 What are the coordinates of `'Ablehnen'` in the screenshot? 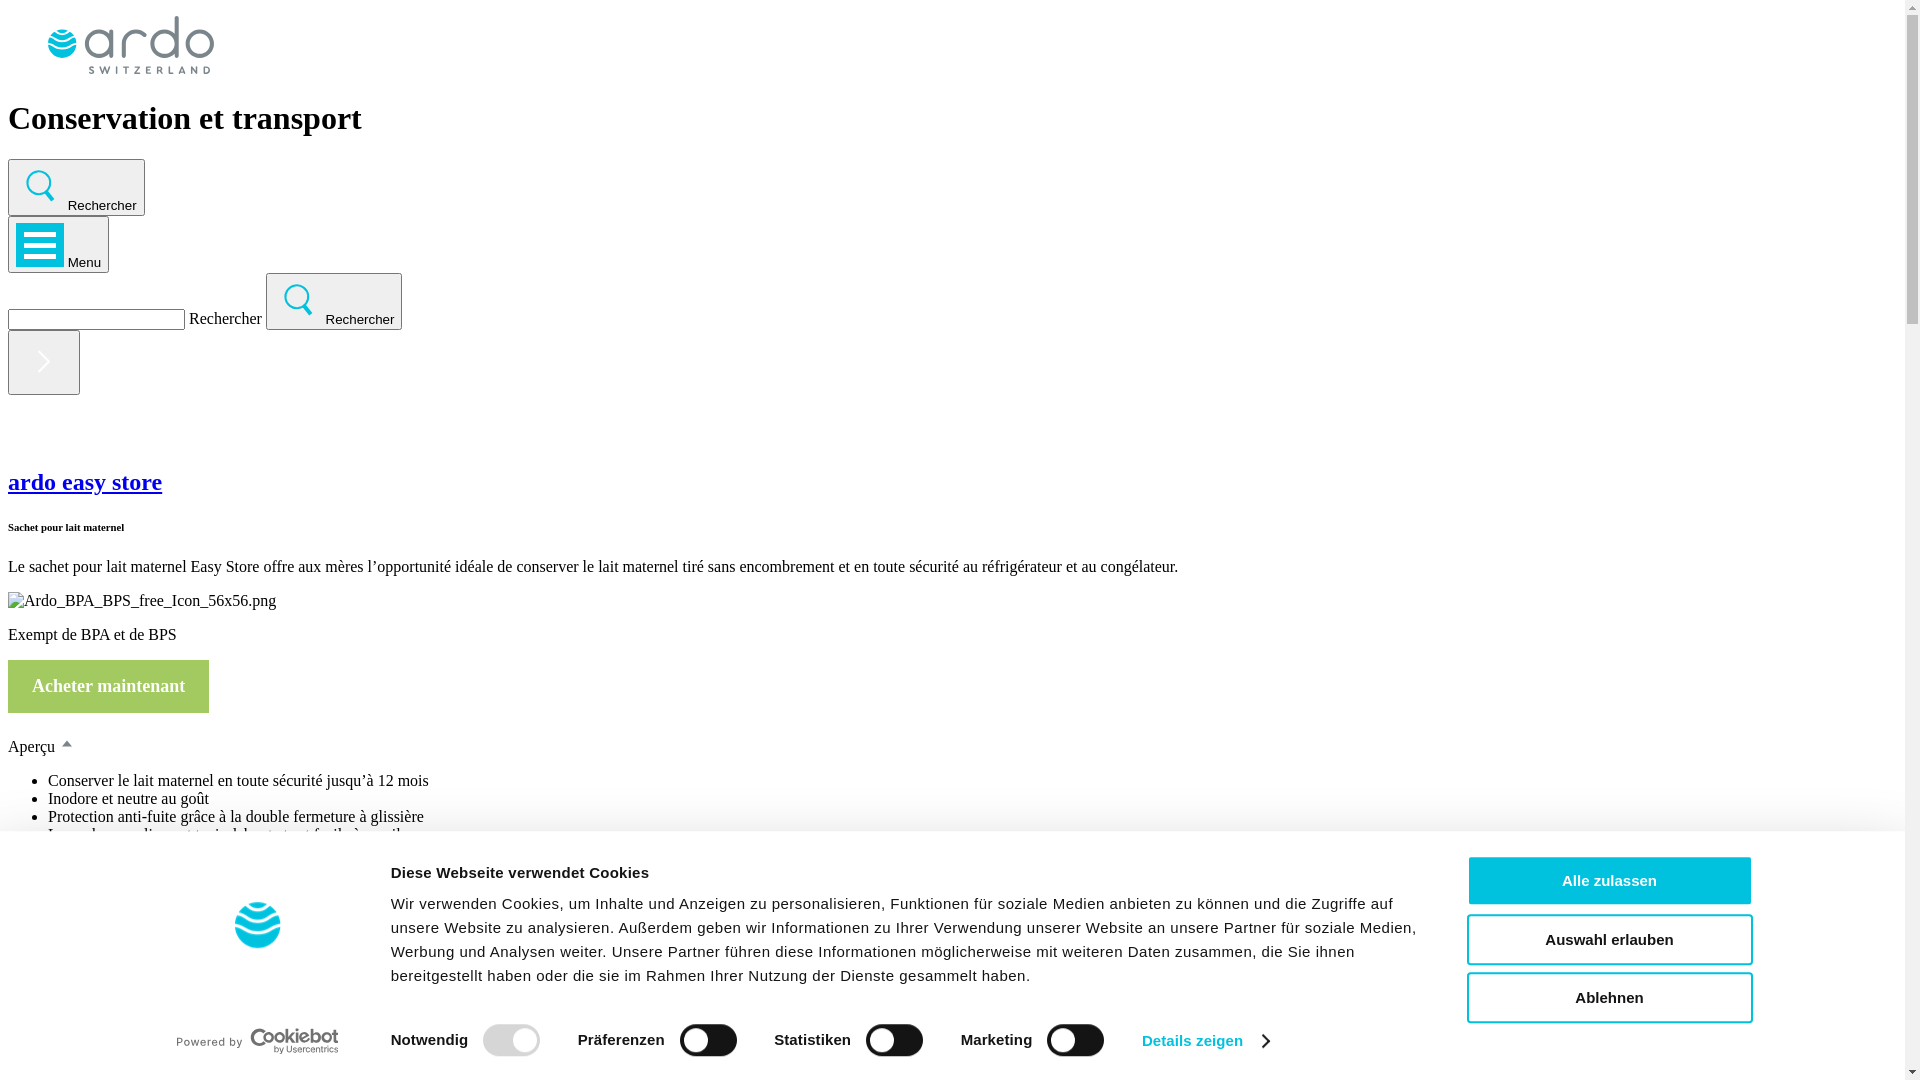 It's located at (1608, 997).